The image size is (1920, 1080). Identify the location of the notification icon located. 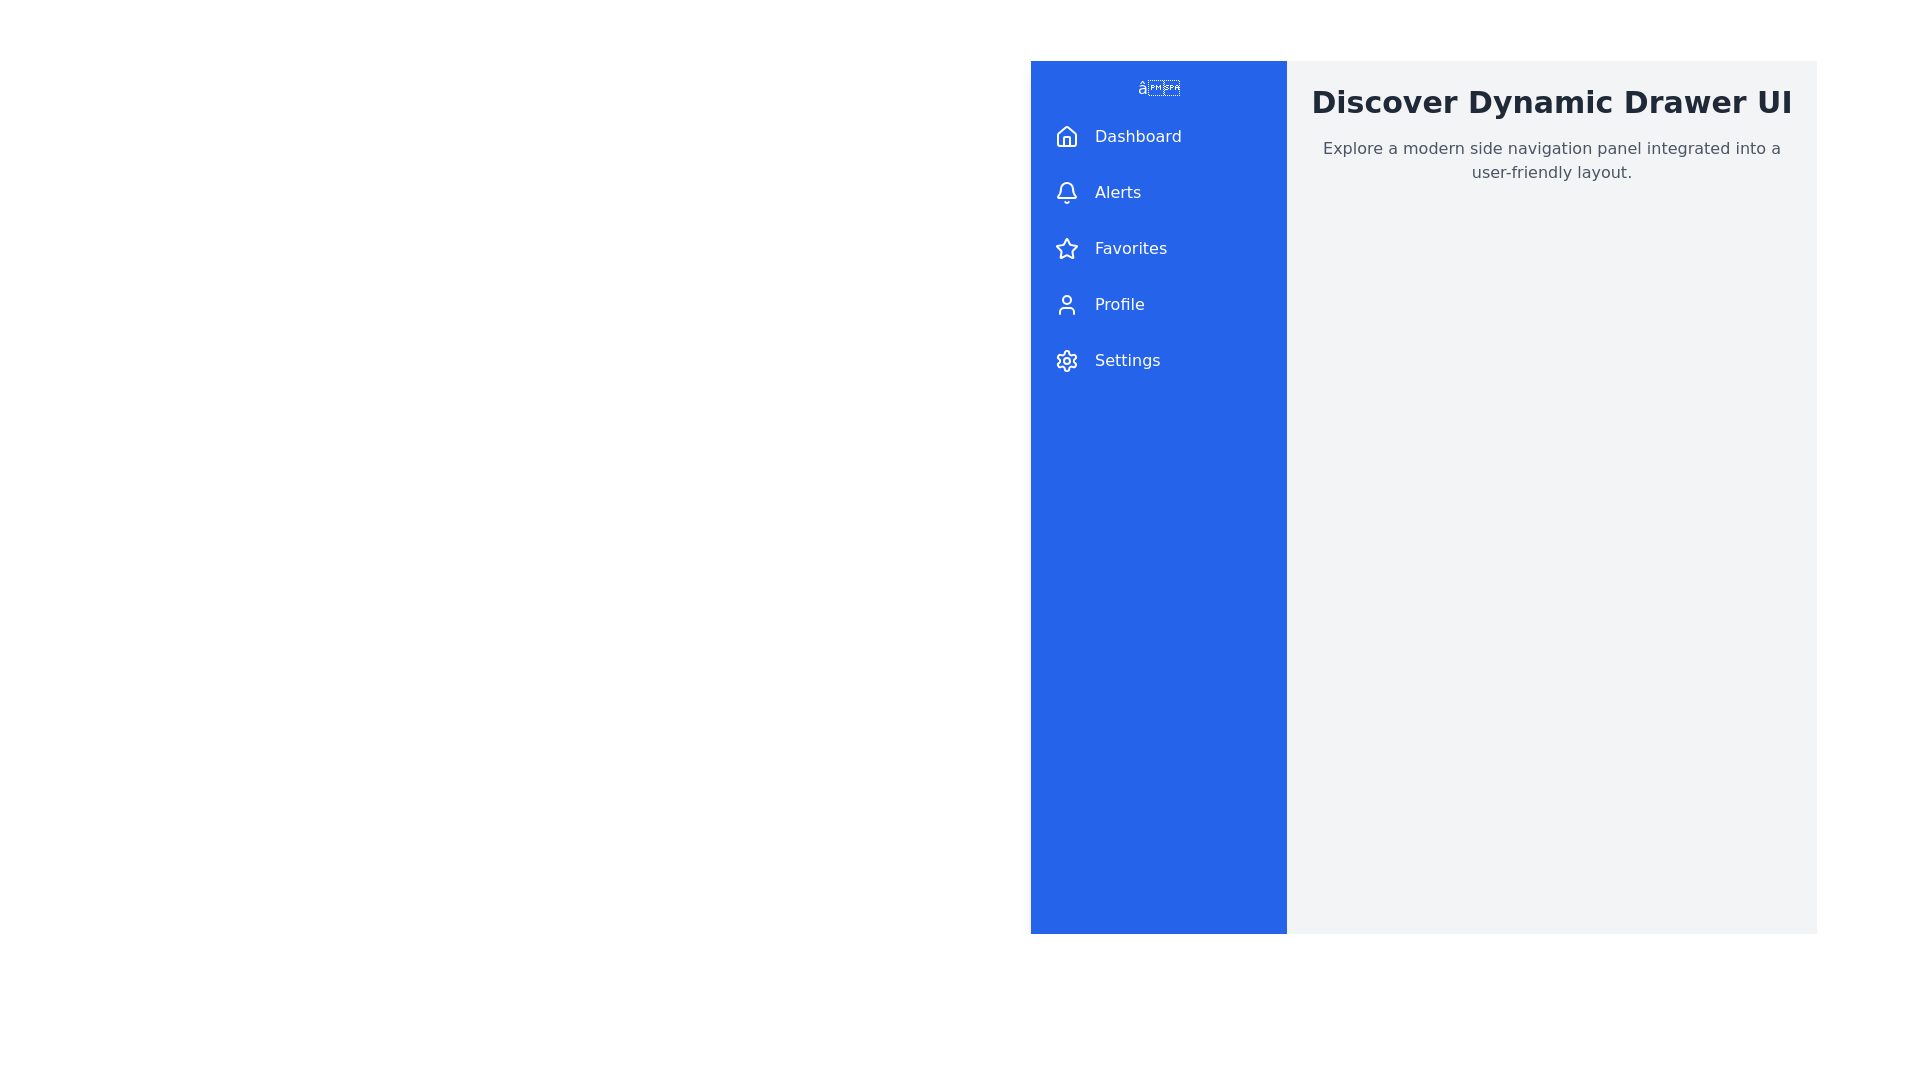
(1065, 190).